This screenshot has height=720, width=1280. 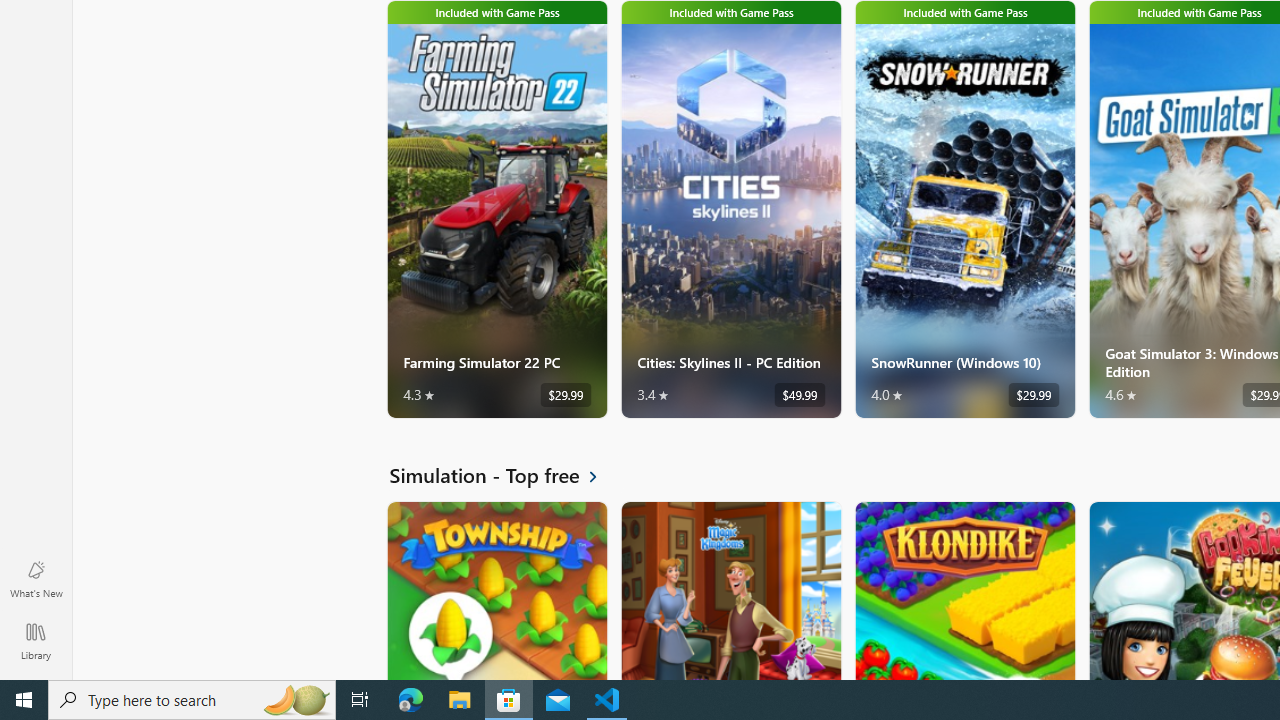 I want to click on 'Library', so click(x=35, y=640).